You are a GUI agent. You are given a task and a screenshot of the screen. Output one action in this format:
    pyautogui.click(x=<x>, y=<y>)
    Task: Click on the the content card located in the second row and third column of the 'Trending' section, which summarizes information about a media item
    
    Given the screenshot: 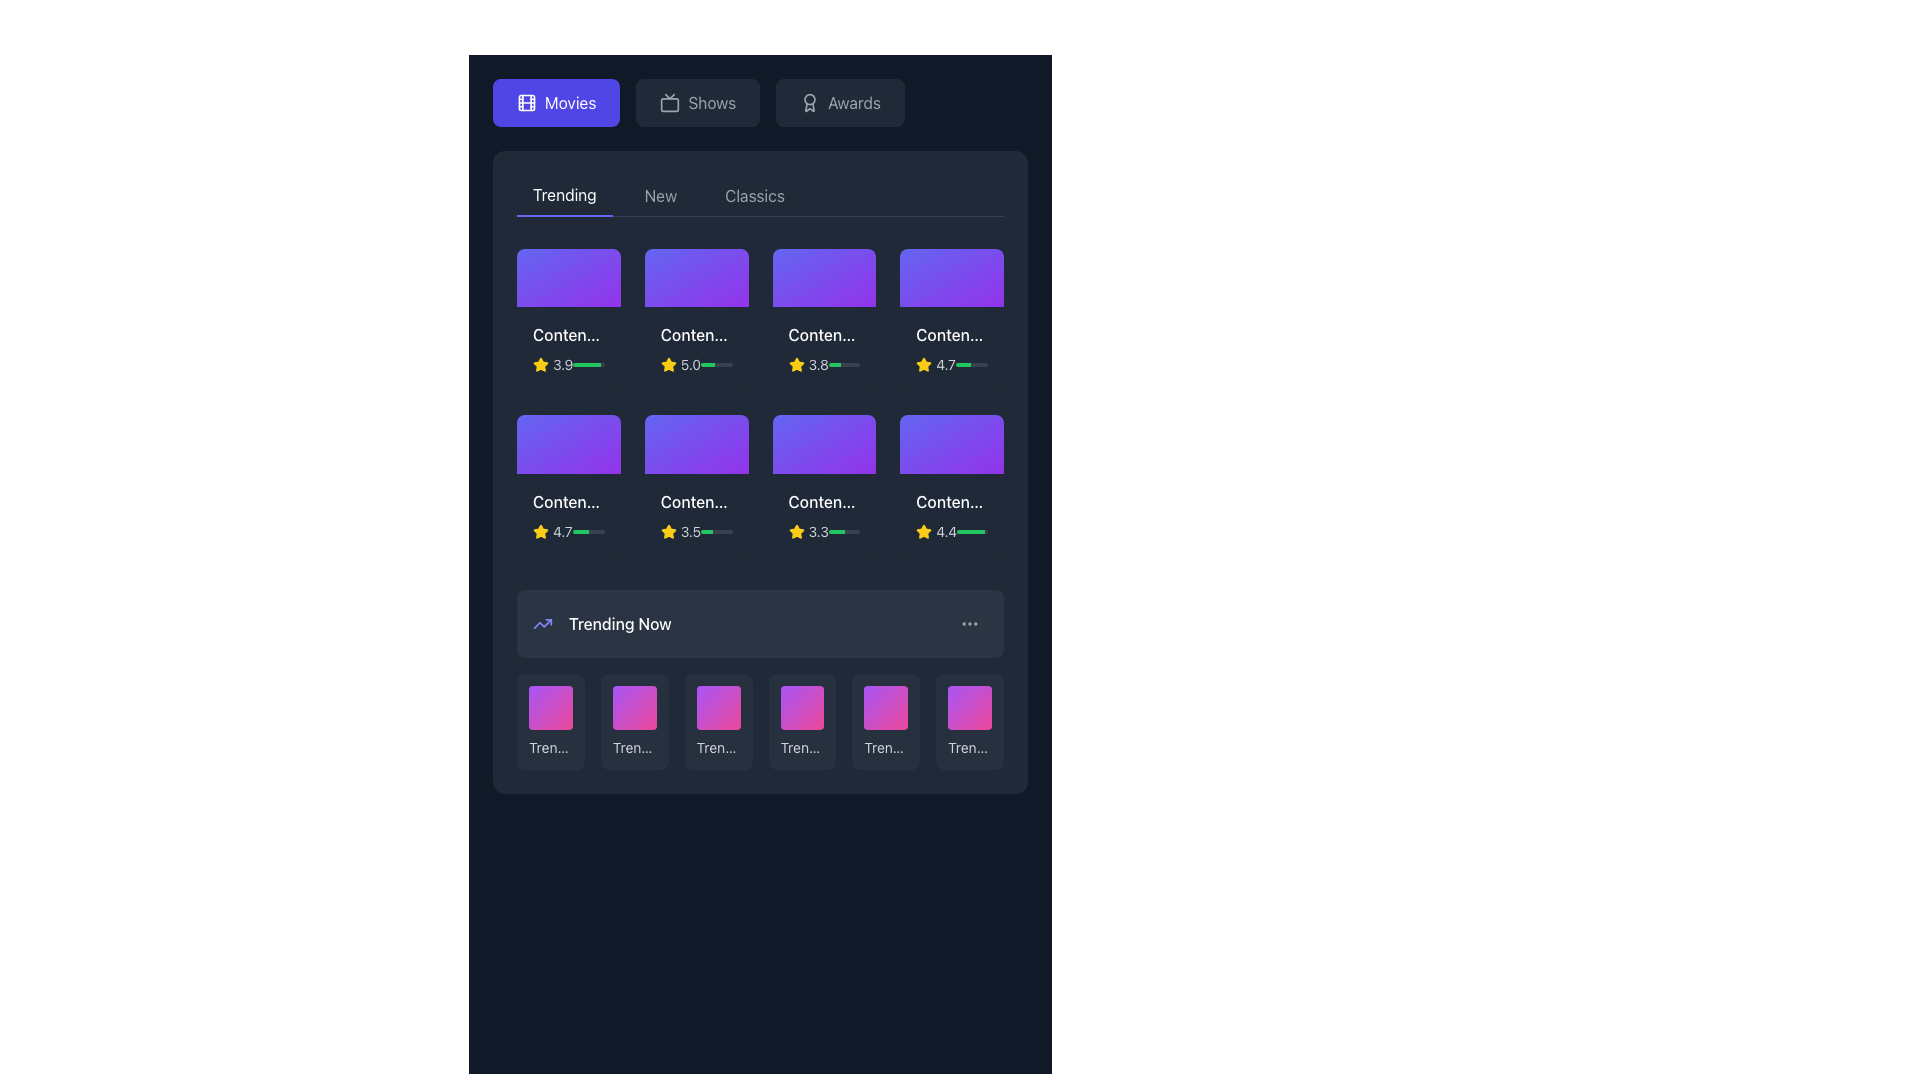 What is the action you would take?
    pyautogui.click(x=696, y=486)
    